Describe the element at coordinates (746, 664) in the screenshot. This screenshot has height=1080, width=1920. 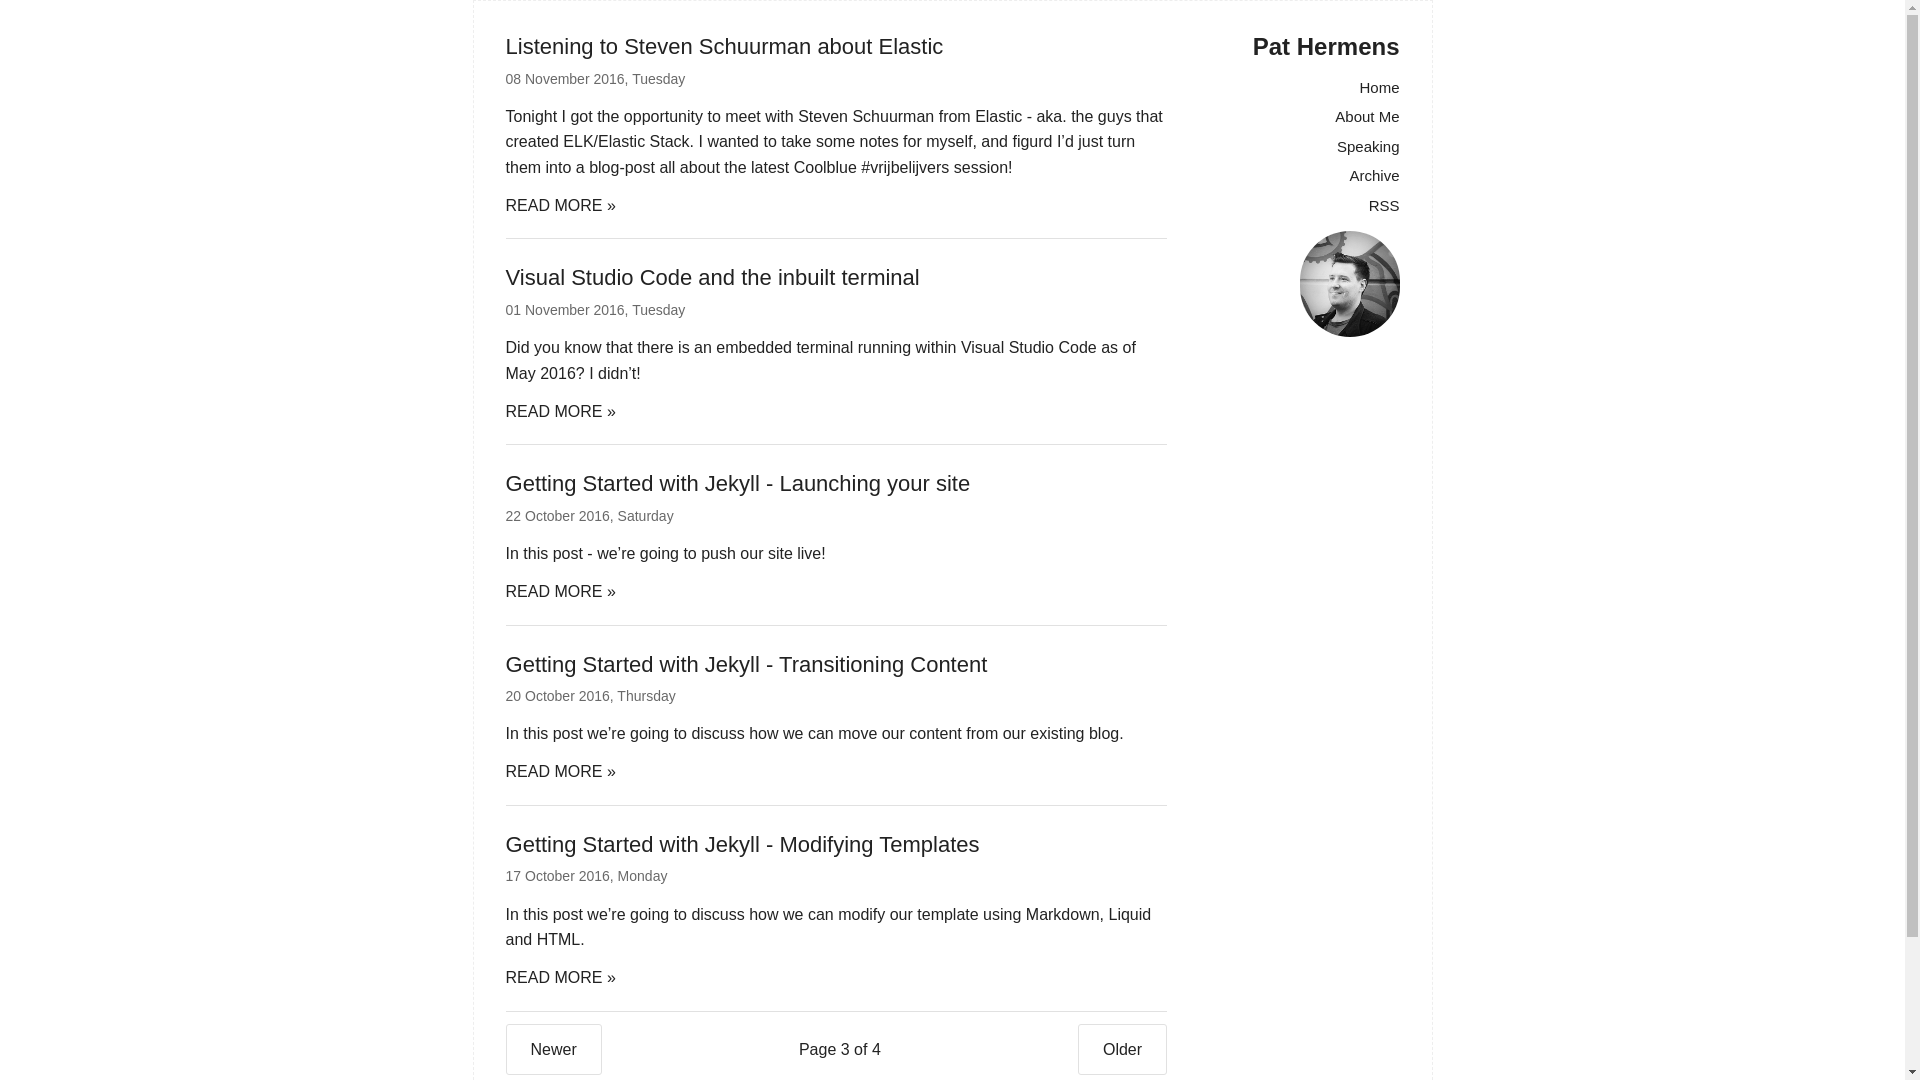
I see `'Getting Started with Jekyll - Transitioning Content'` at that location.